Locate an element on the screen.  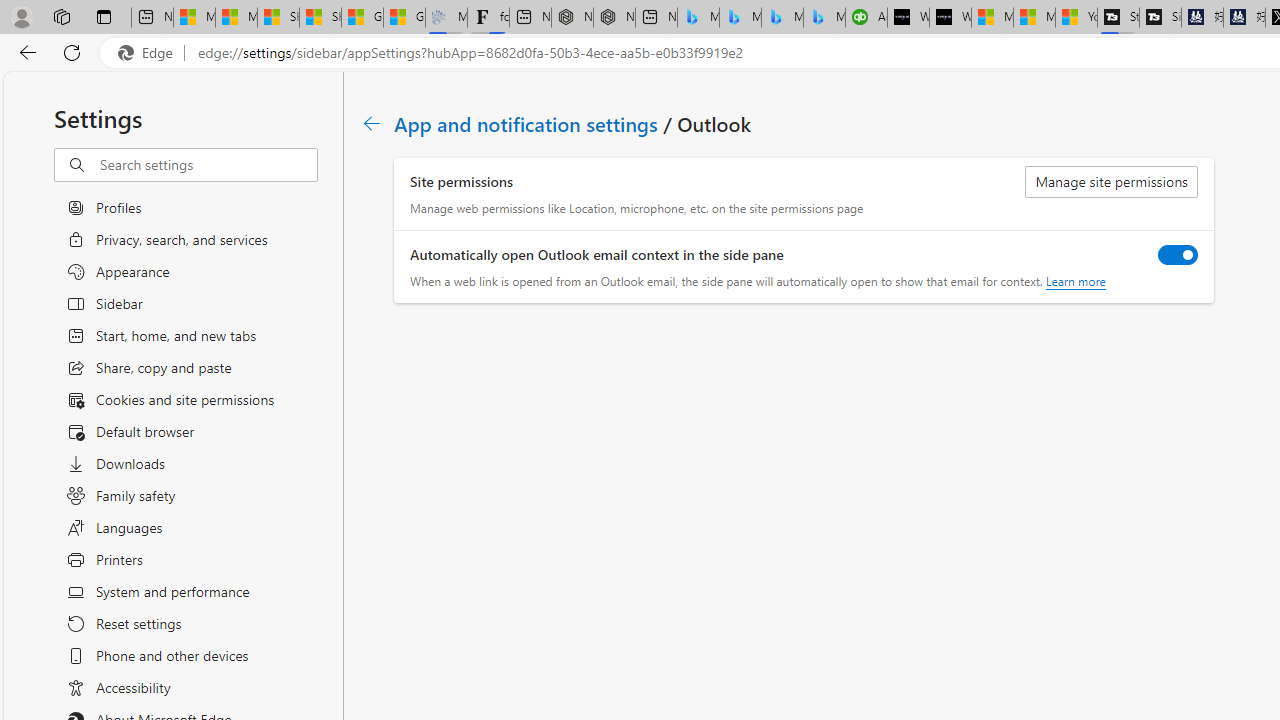
'Edge' is located at coordinates (149, 52).